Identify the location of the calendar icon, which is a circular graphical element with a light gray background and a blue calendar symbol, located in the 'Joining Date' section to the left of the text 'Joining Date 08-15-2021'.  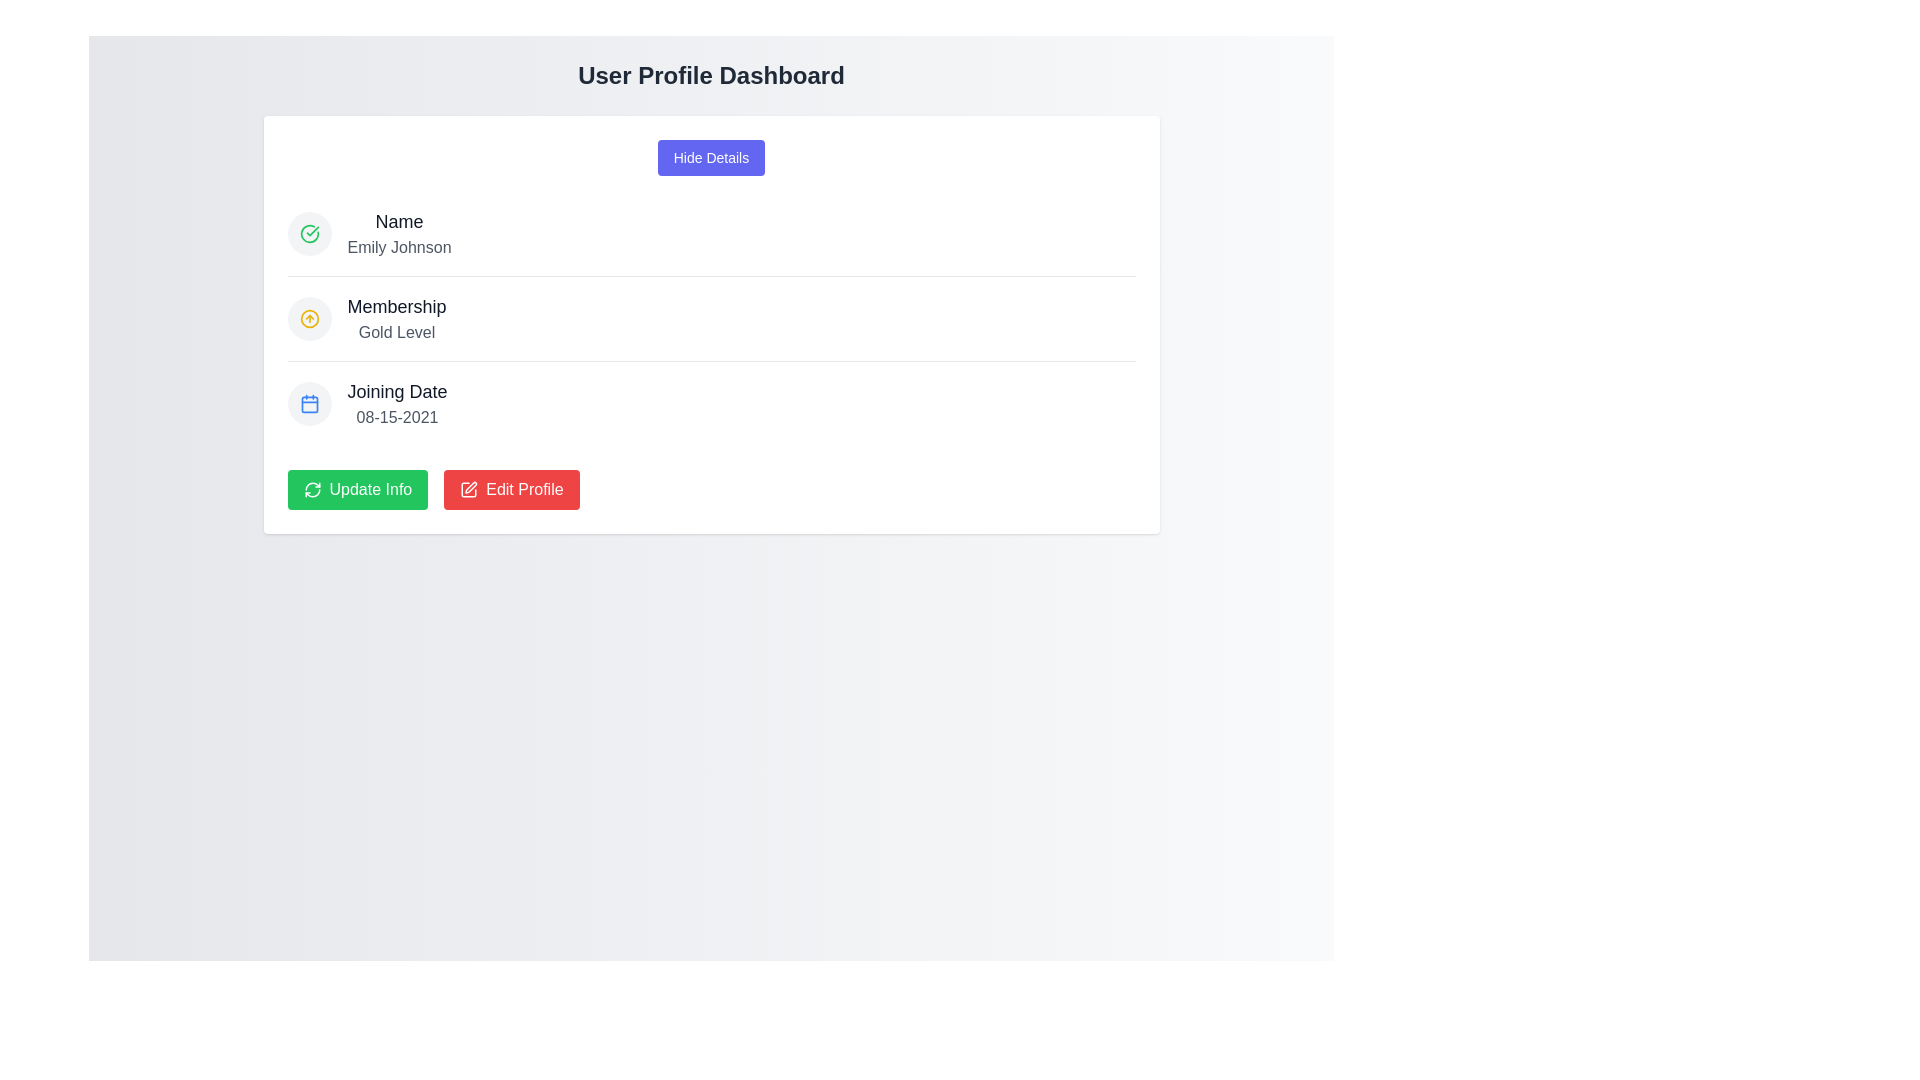
(308, 404).